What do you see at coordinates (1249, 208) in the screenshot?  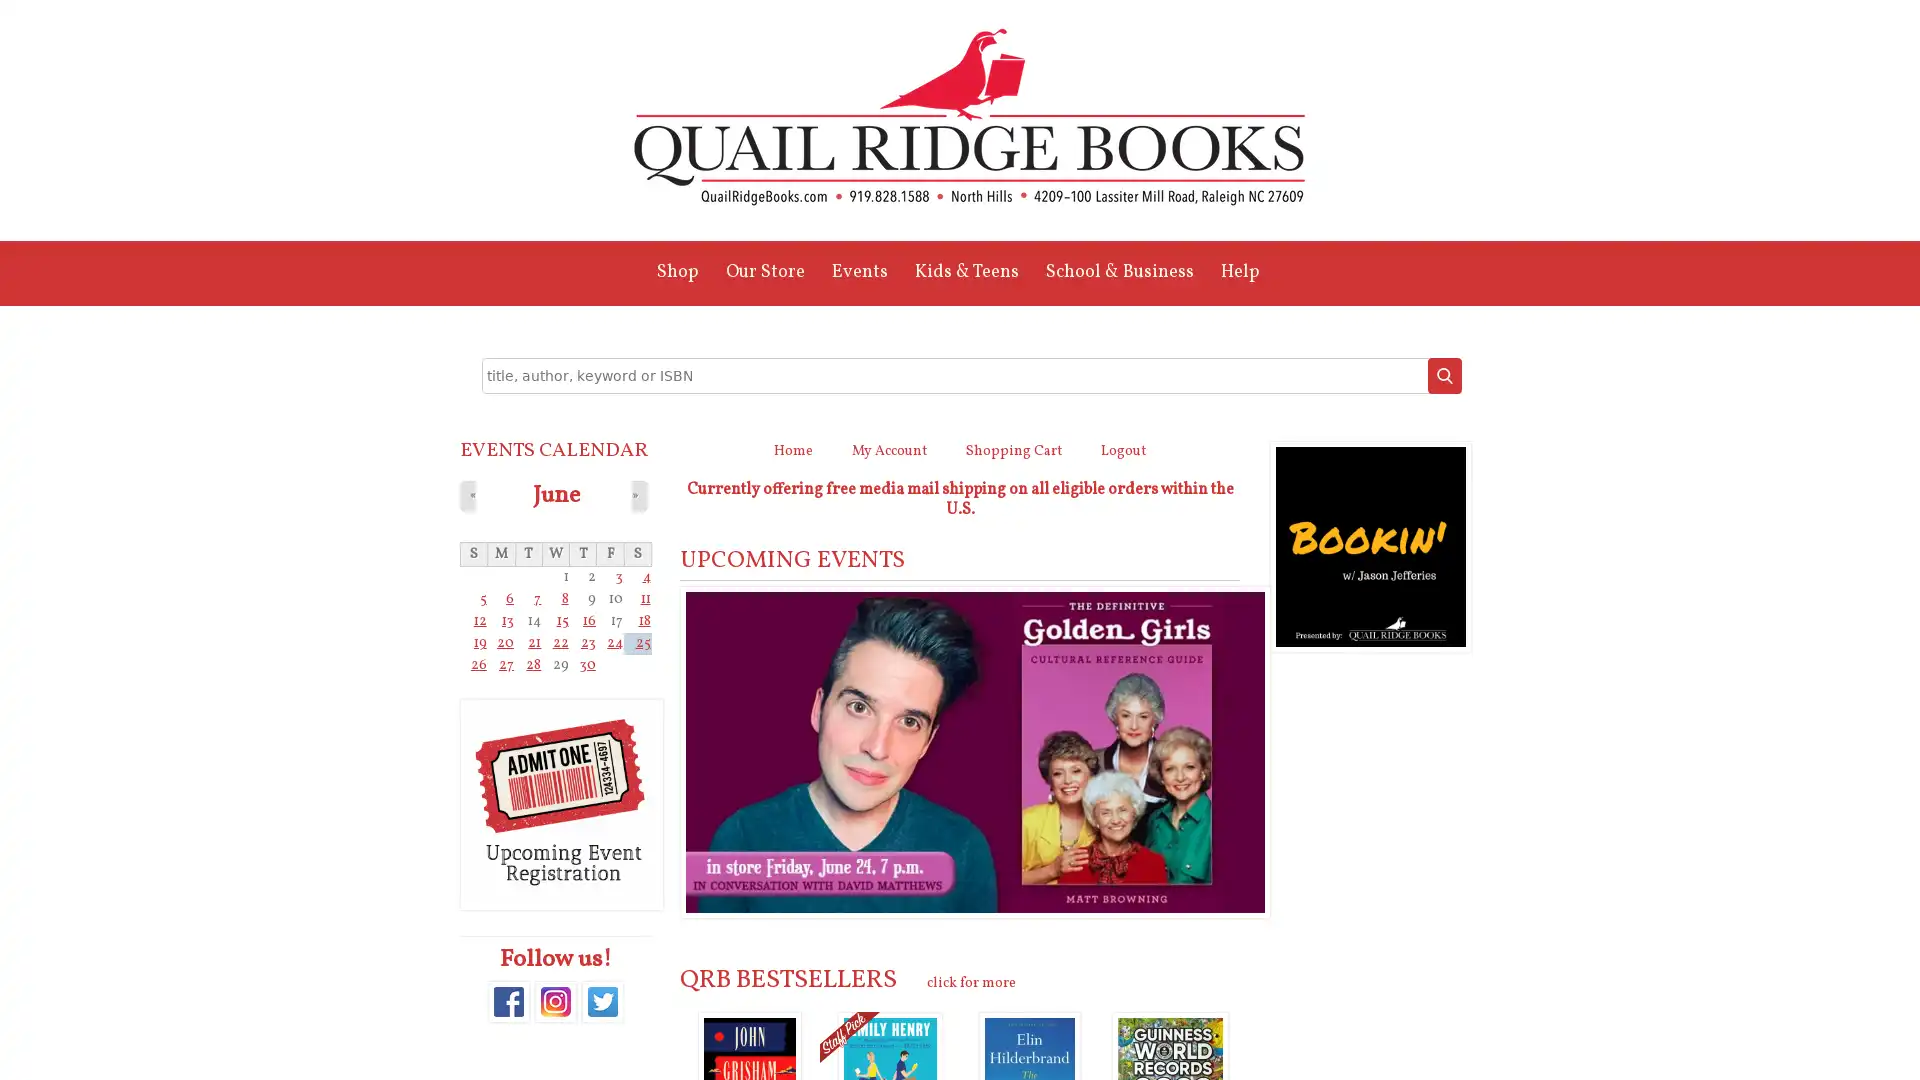 I see `Close` at bounding box center [1249, 208].